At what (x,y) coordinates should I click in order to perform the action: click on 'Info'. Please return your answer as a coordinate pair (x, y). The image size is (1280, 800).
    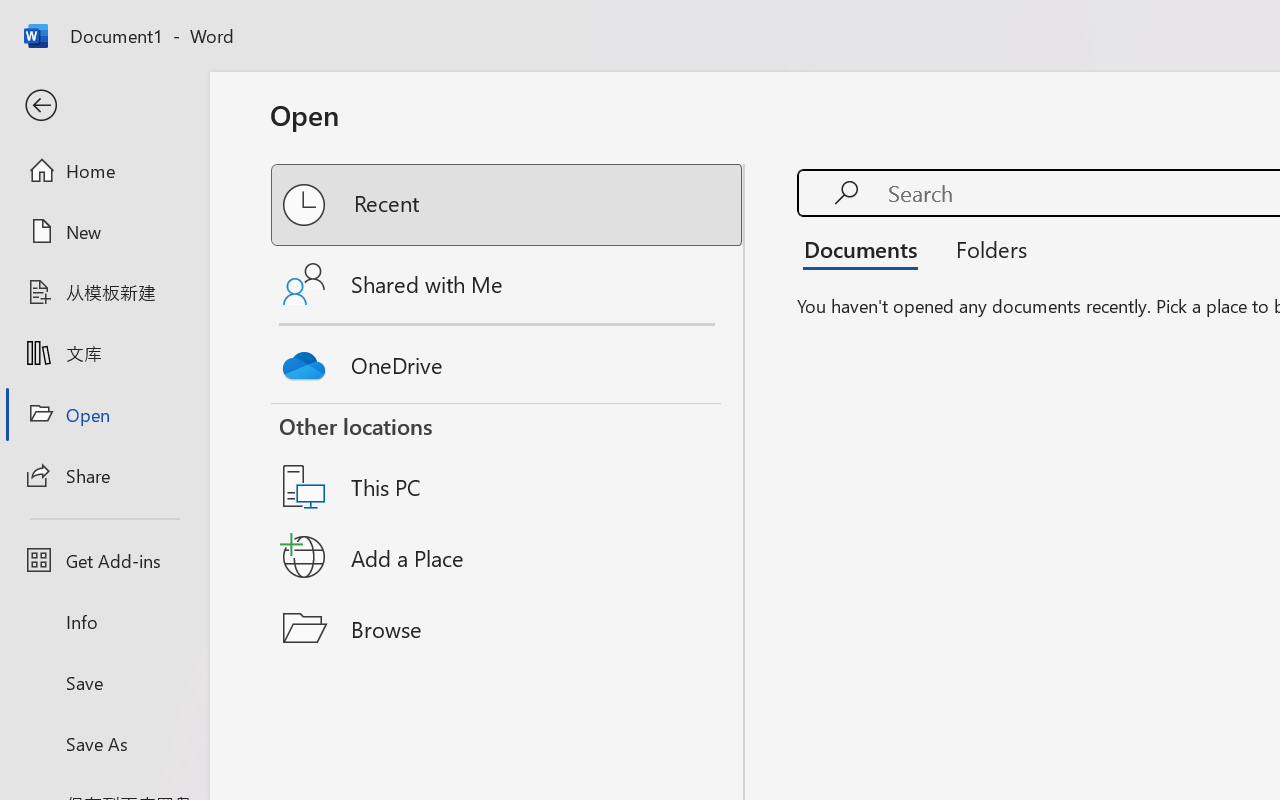
    Looking at the image, I should click on (103, 621).